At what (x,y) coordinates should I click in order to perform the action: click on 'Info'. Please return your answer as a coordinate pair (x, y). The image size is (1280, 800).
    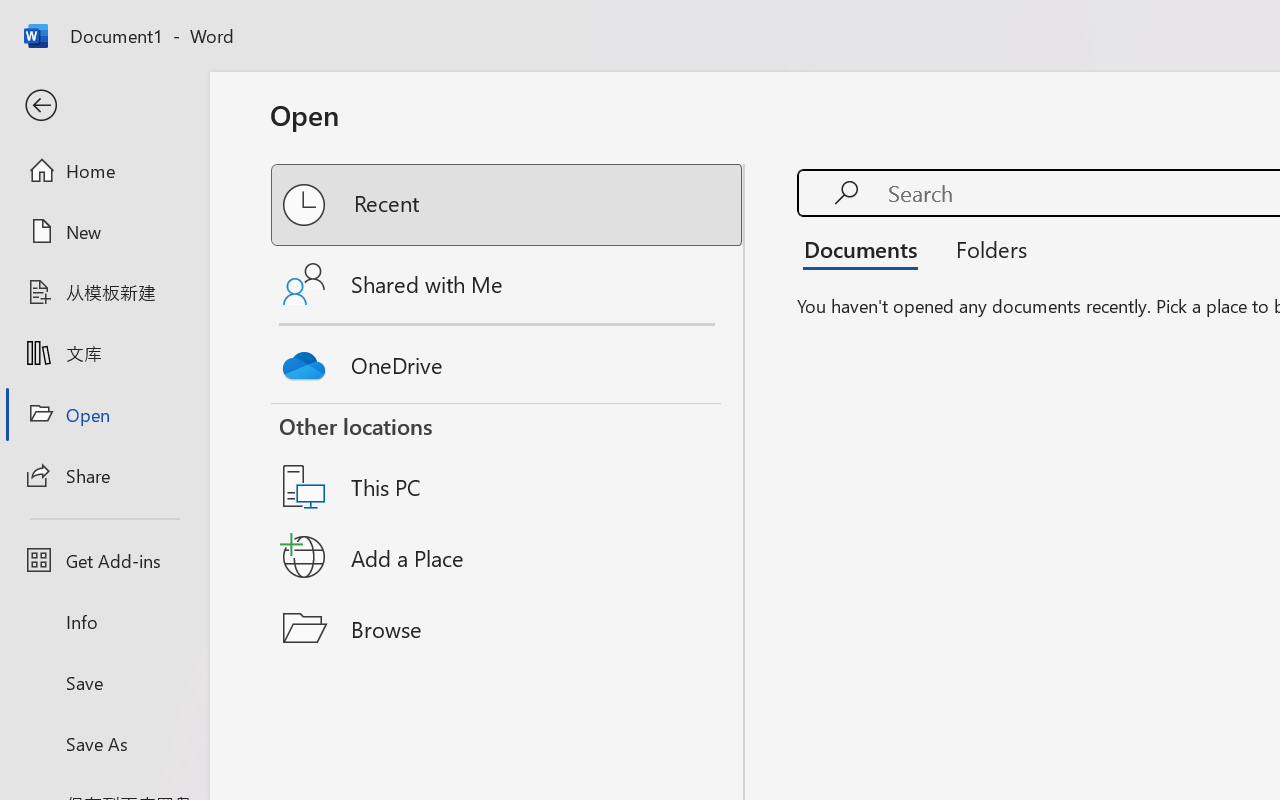
    Looking at the image, I should click on (103, 621).